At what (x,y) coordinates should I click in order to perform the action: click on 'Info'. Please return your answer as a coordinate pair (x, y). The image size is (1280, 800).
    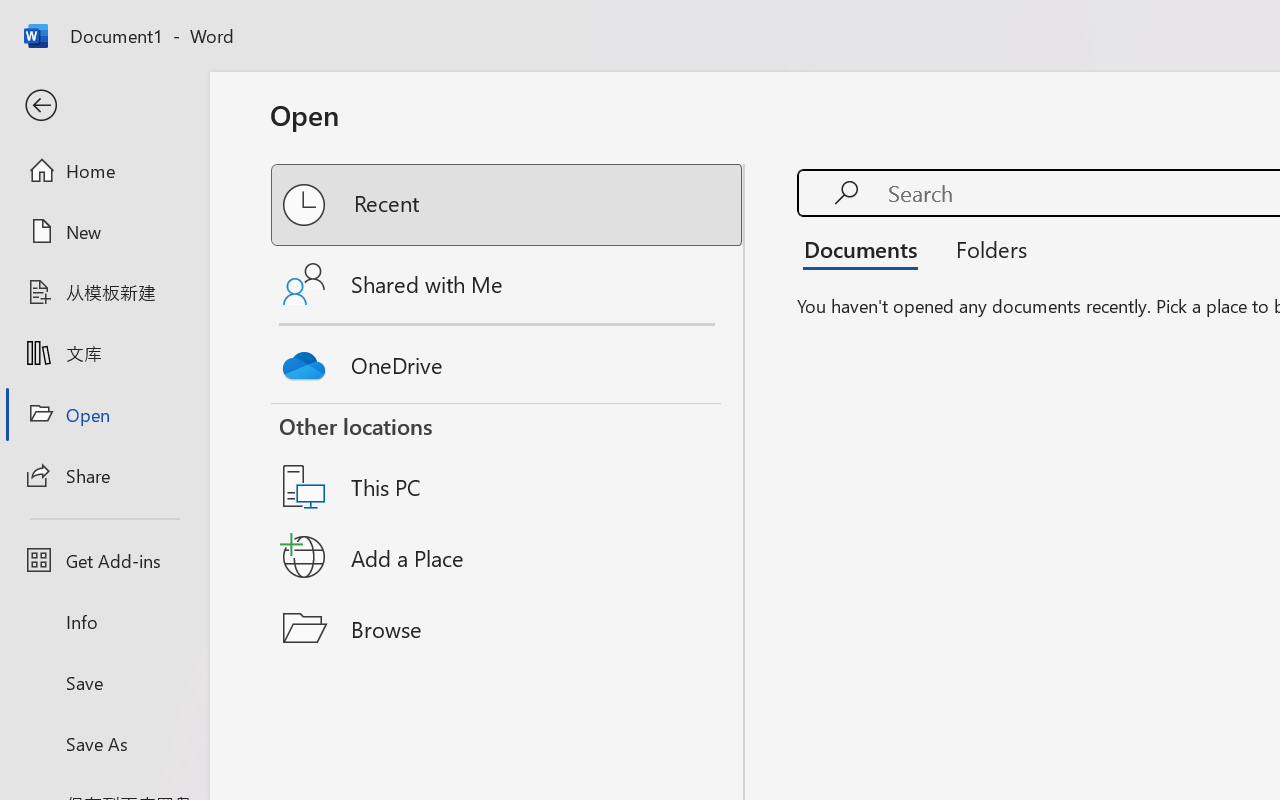
    Looking at the image, I should click on (103, 621).